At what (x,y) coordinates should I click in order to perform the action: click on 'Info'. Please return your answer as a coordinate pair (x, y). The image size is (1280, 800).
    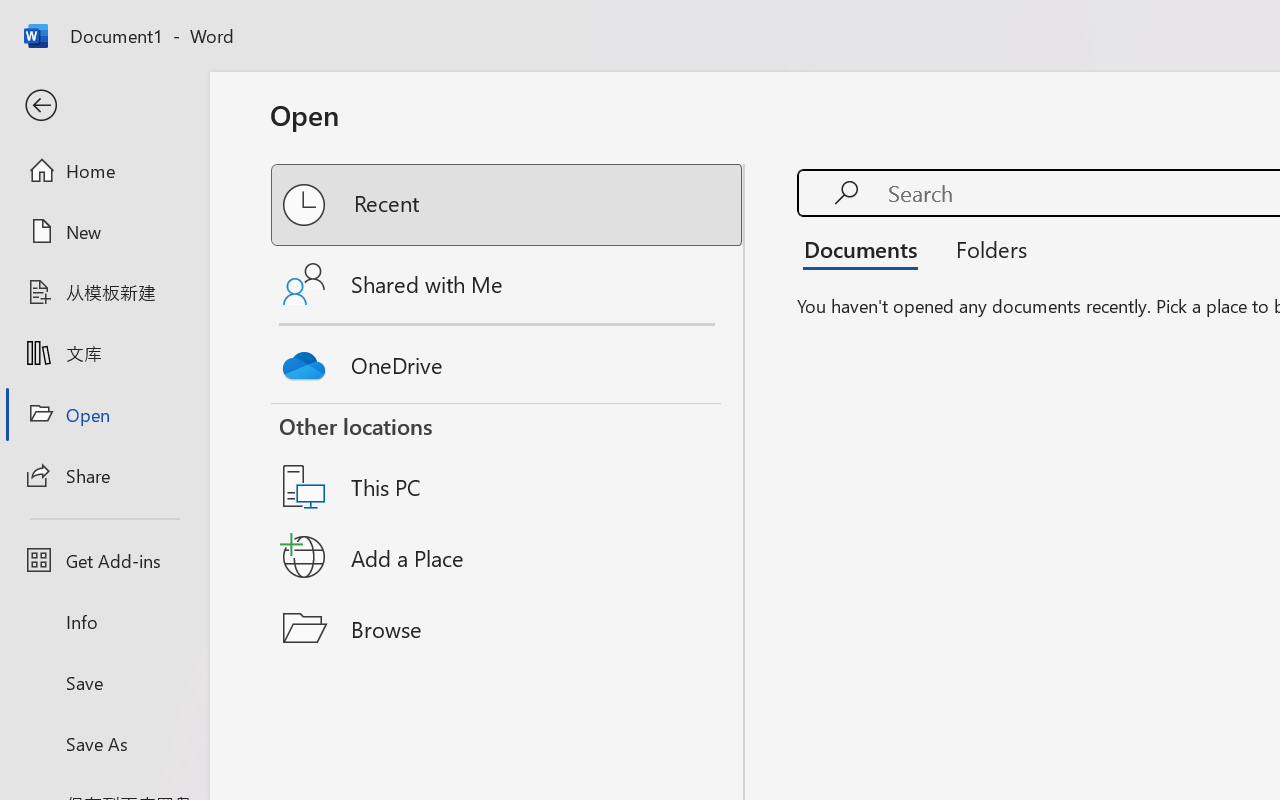
    Looking at the image, I should click on (103, 621).